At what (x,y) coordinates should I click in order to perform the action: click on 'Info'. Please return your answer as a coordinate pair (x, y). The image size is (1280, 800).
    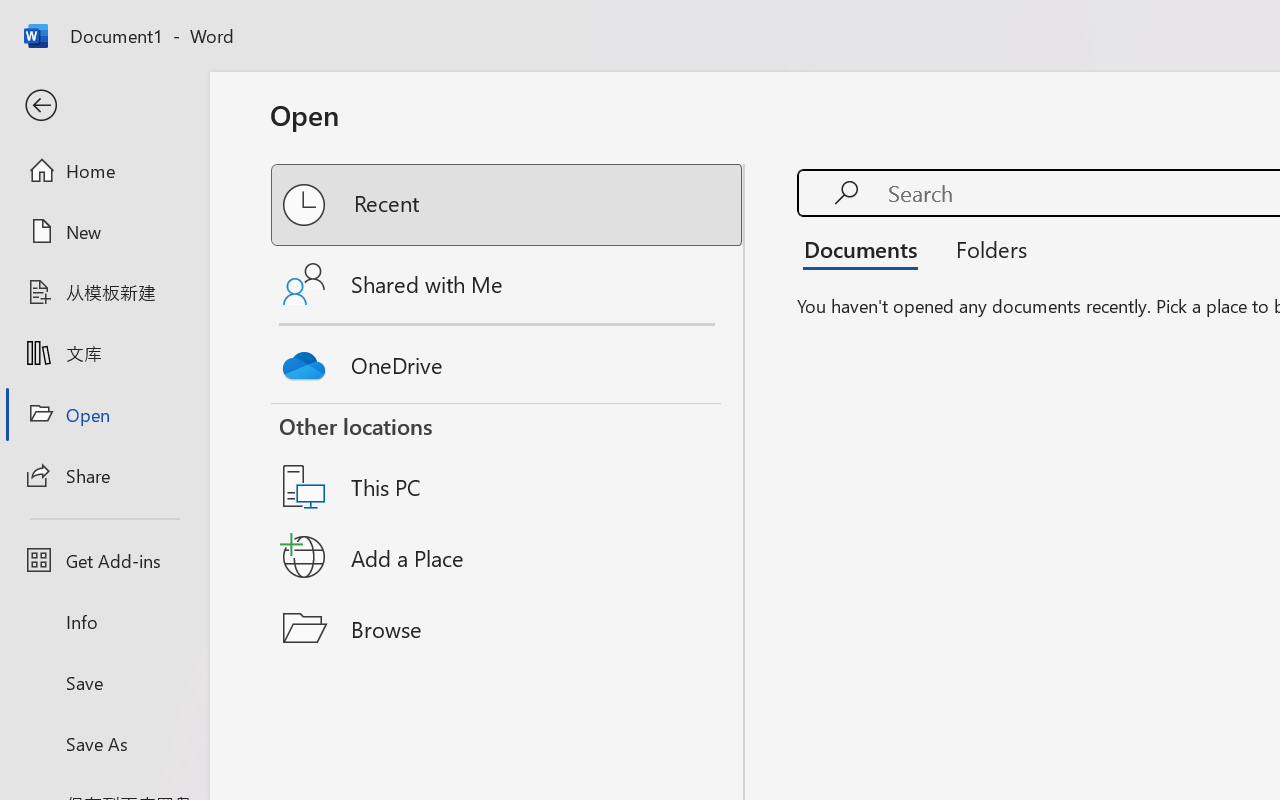
    Looking at the image, I should click on (103, 621).